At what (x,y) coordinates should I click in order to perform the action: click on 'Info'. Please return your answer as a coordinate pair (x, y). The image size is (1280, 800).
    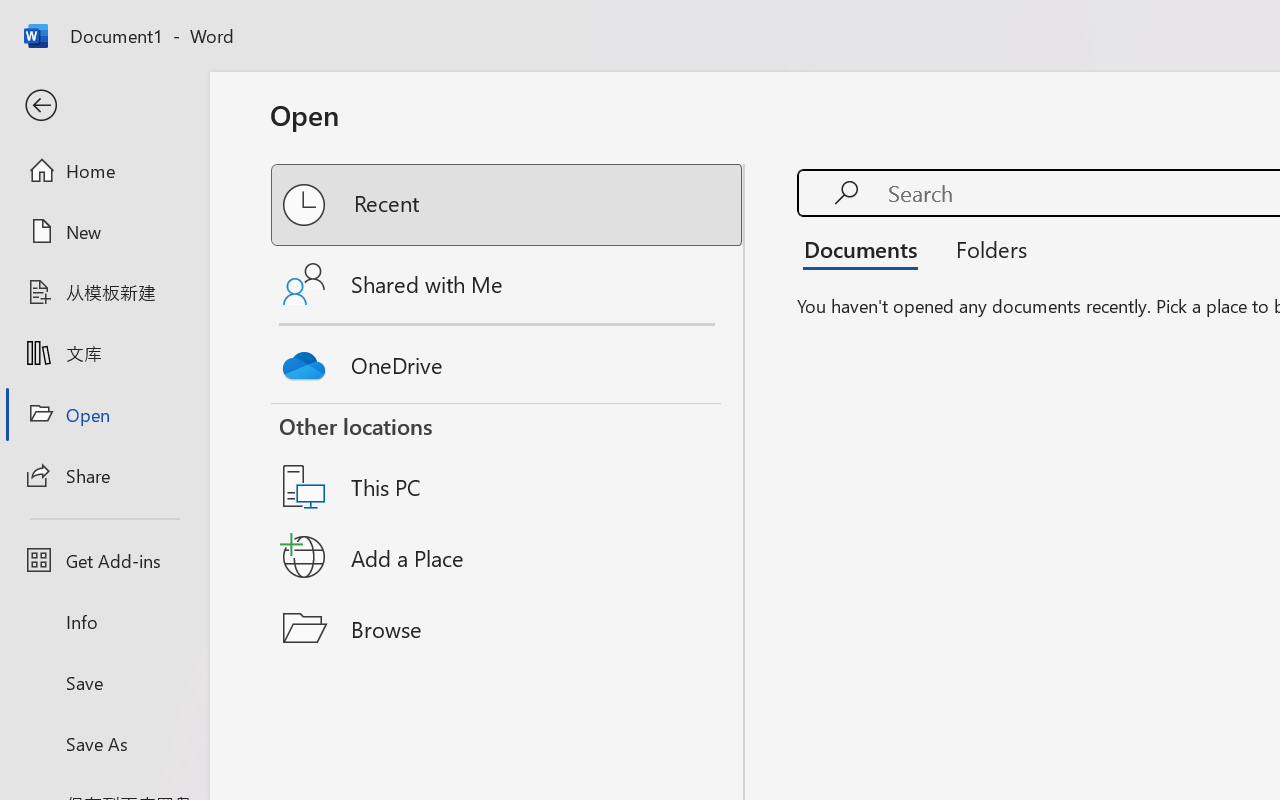
    Looking at the image, I should click on (103, 621).